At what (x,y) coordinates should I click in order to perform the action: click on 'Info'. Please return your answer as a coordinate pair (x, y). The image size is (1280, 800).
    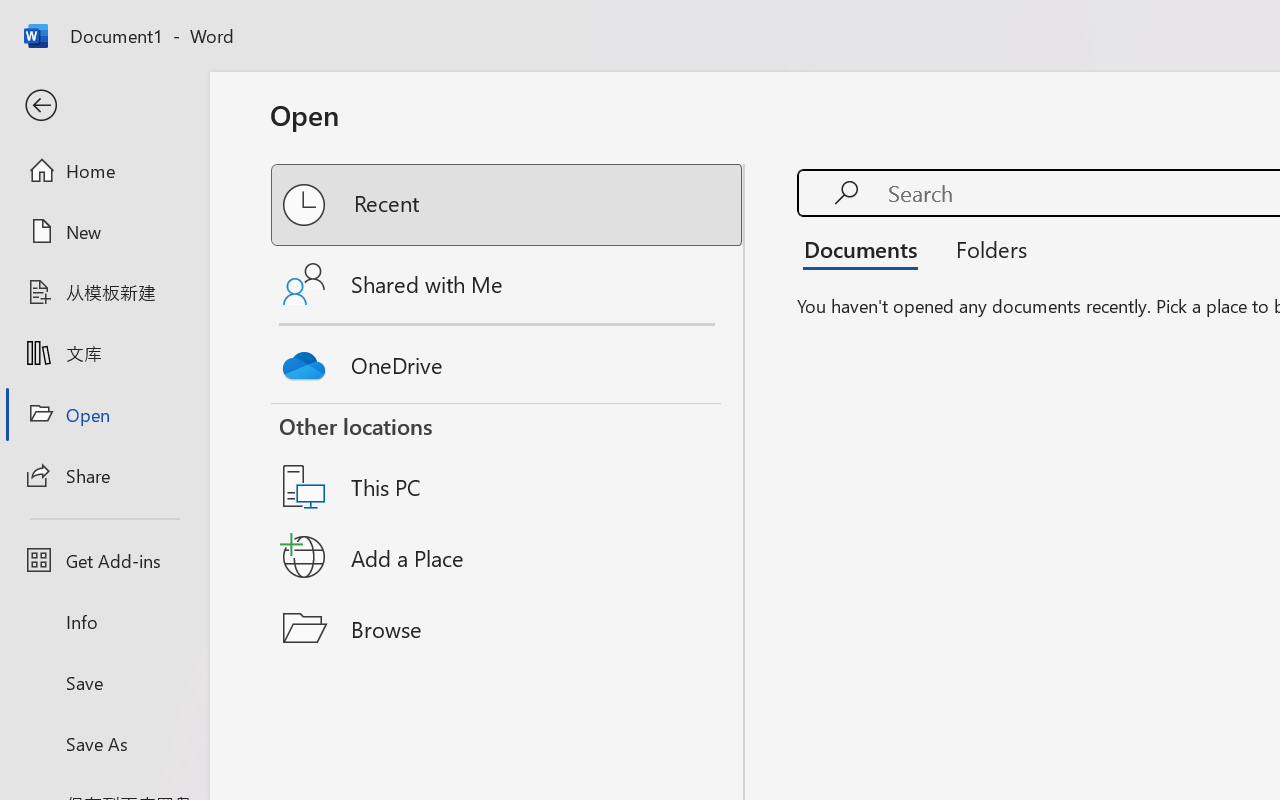
    Looking at the image, I should click on (103, 621).